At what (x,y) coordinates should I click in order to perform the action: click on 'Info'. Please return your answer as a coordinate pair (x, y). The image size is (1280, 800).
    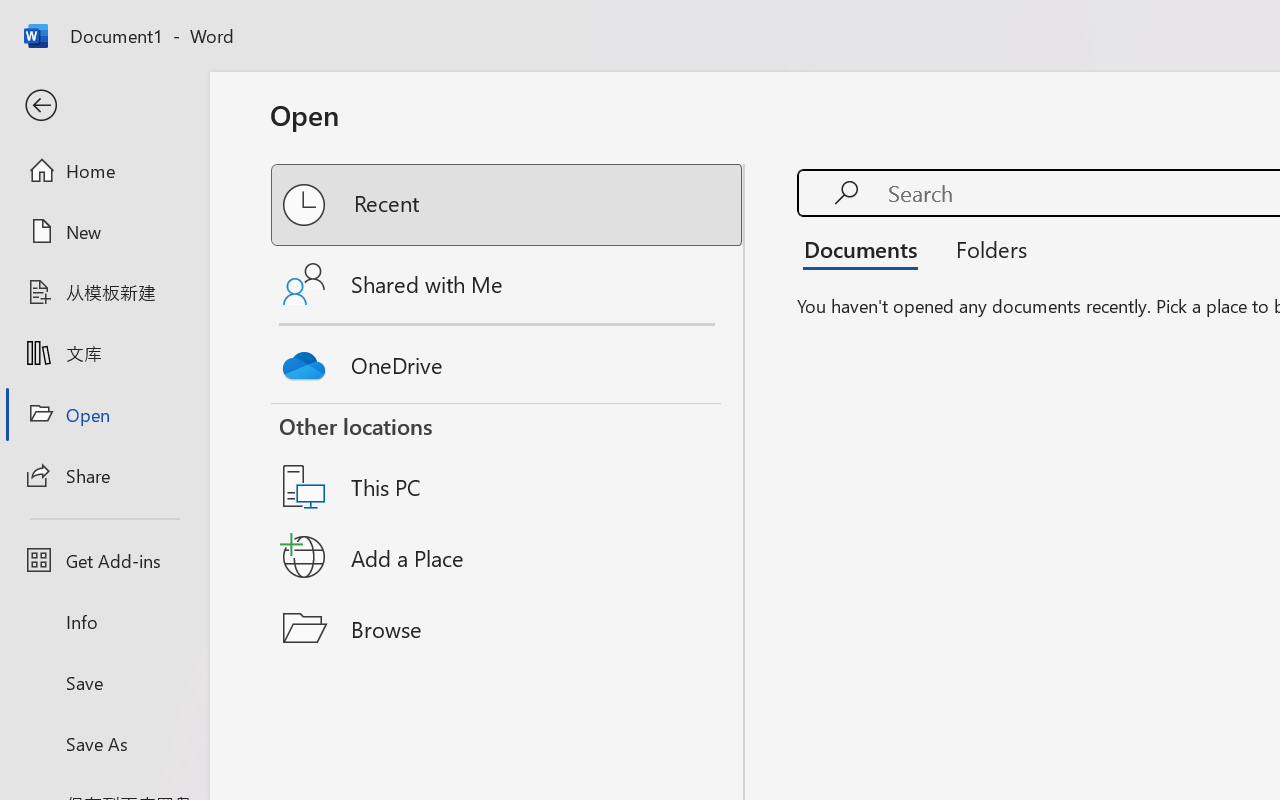
    Looking at the image, I should click on (103, 621).